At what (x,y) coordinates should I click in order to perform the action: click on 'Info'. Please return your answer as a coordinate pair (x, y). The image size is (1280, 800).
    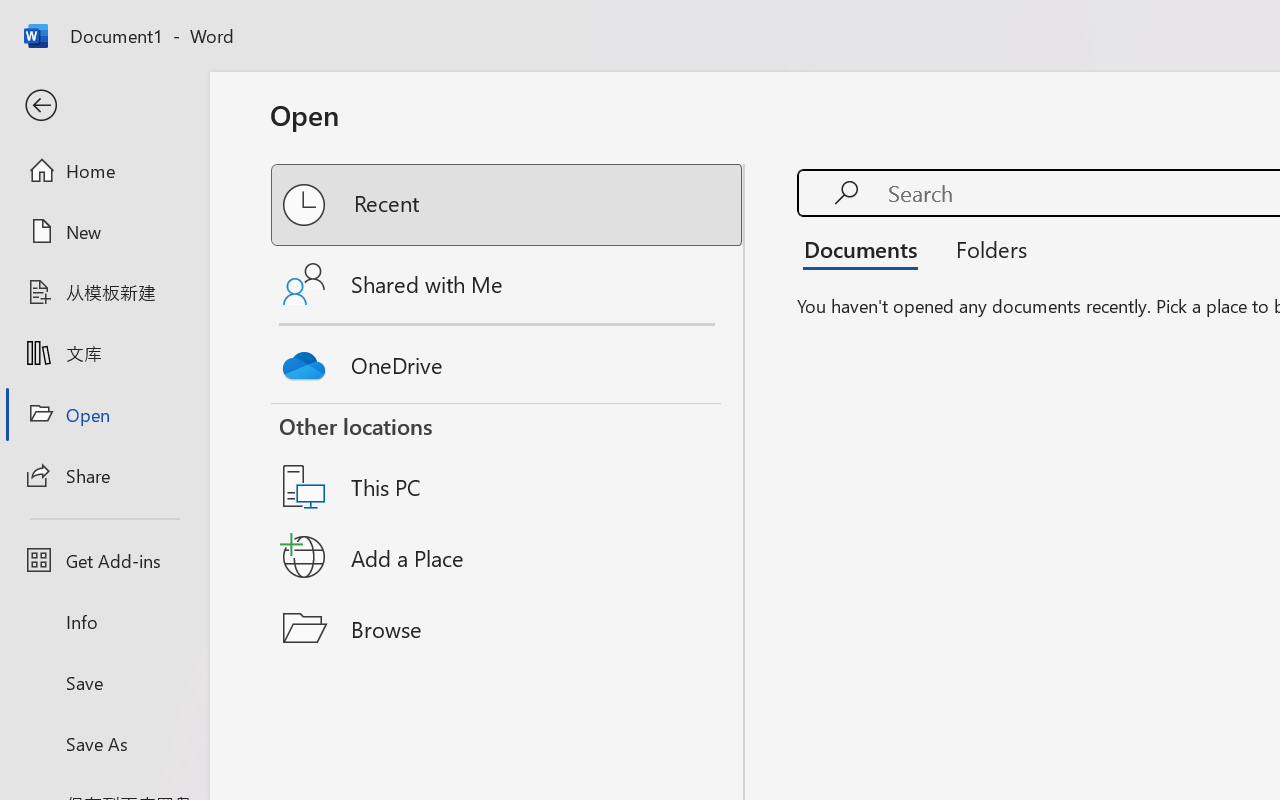
    Looking at the image, I should click on (103, 621).